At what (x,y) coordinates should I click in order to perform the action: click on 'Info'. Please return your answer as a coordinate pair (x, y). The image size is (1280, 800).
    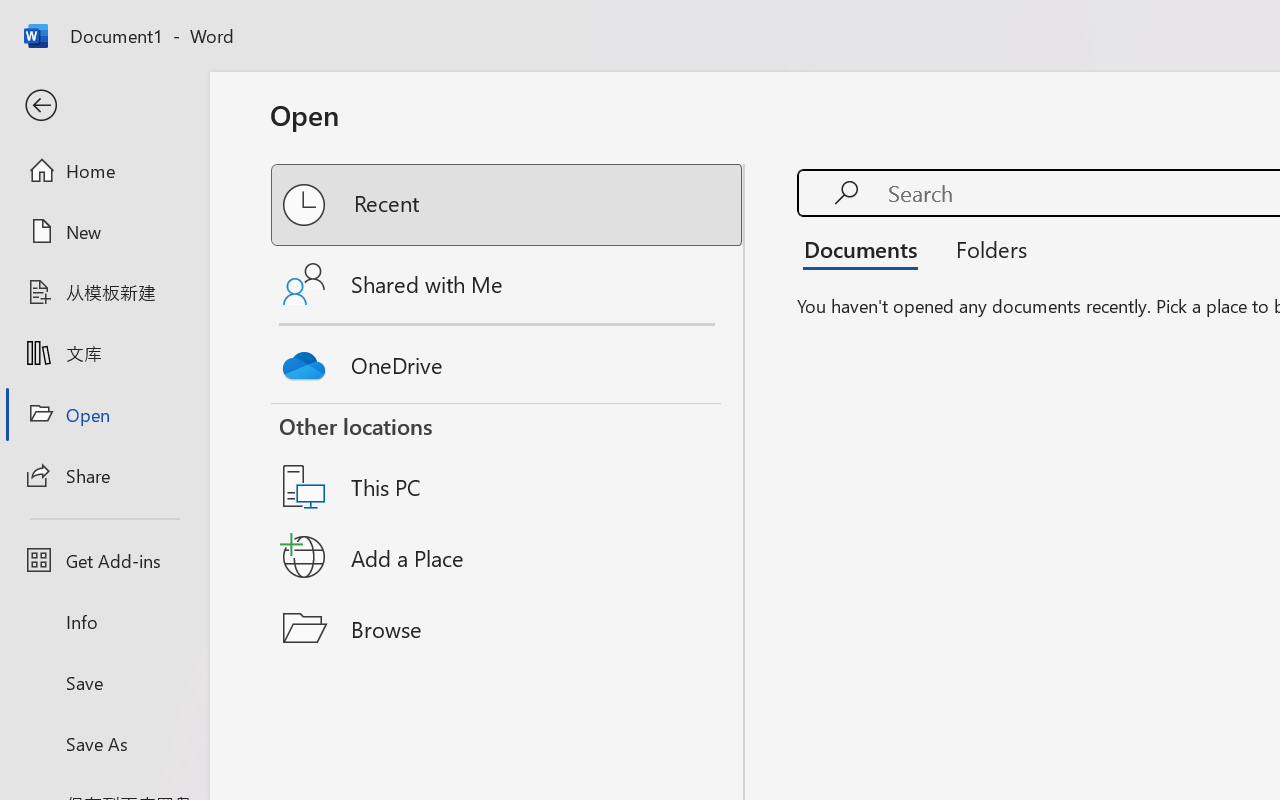
    Looking at the image, I should click on (103, 621).